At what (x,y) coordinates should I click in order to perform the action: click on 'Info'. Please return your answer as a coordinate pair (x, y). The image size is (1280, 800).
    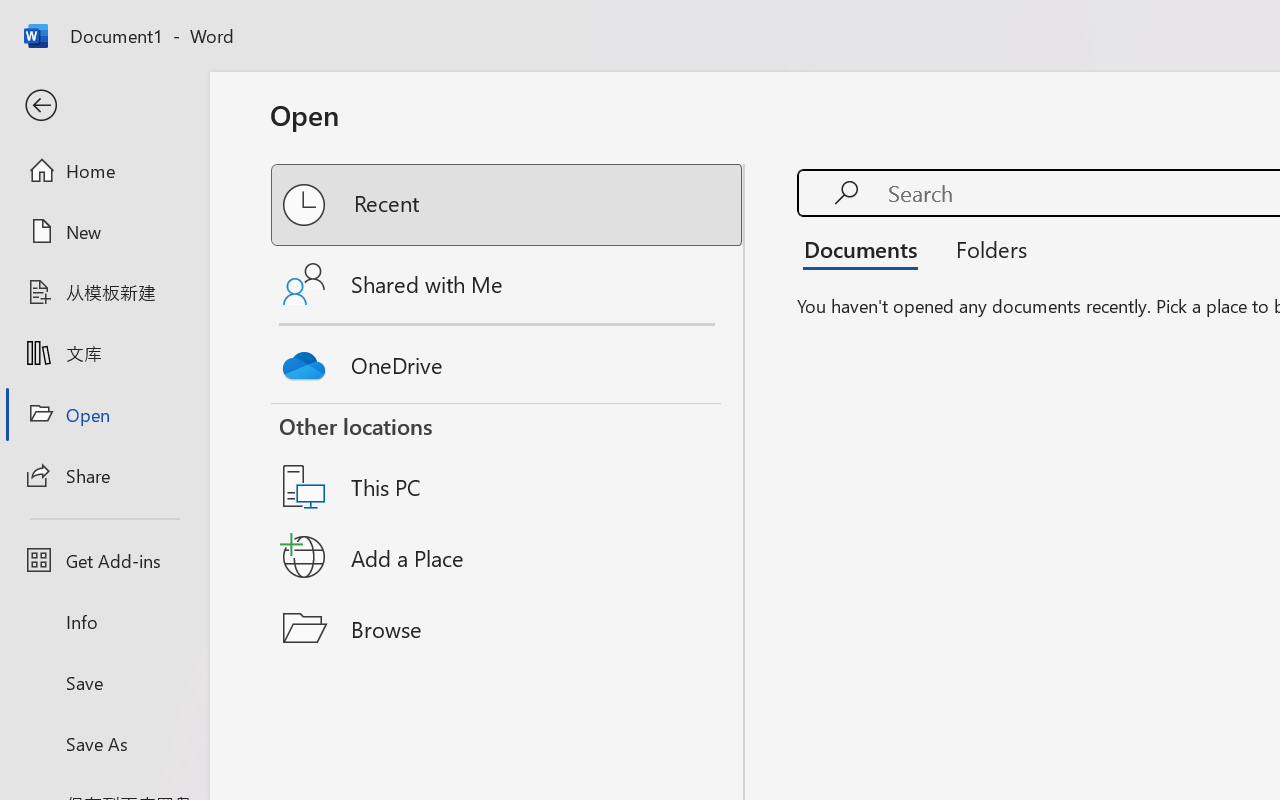
    Looking at the image, I should click on (103, 621).